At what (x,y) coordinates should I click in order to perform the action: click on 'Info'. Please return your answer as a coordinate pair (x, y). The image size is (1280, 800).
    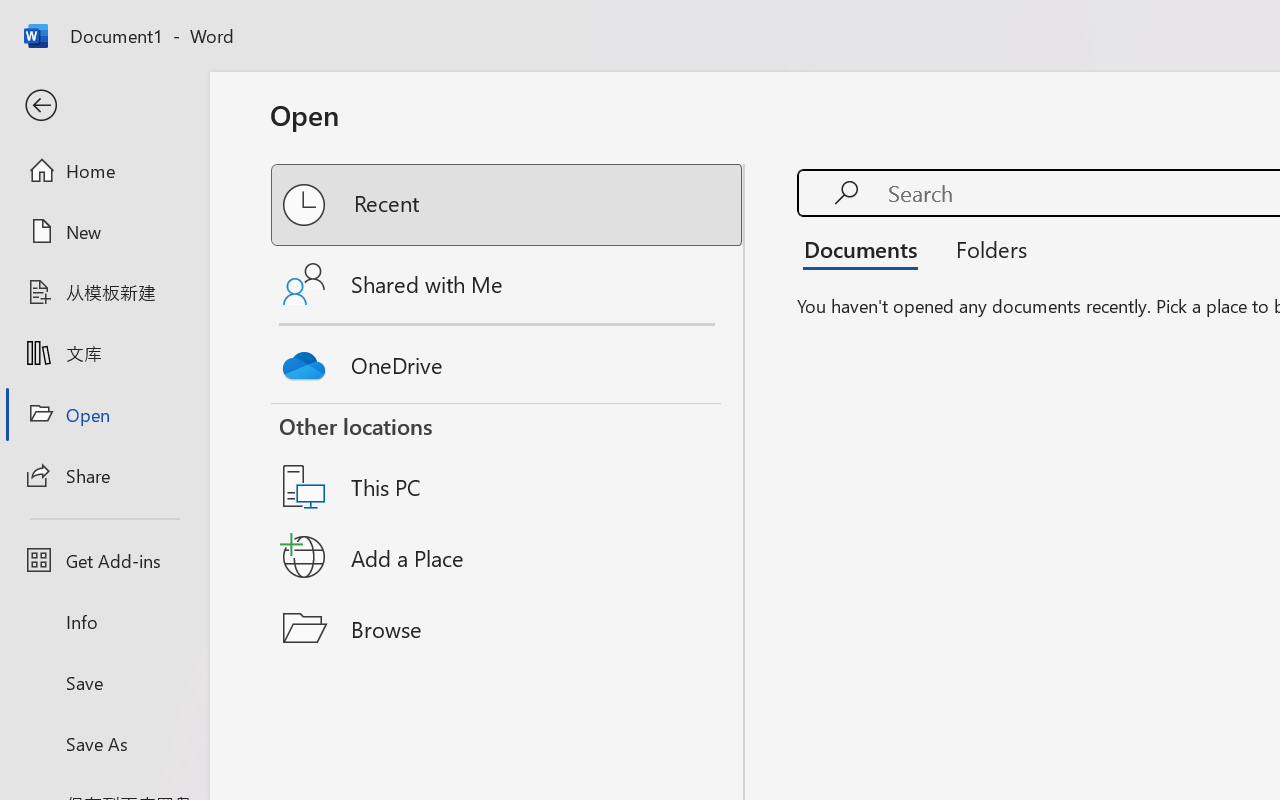
    Looking at the image, I should click on (103, 621).